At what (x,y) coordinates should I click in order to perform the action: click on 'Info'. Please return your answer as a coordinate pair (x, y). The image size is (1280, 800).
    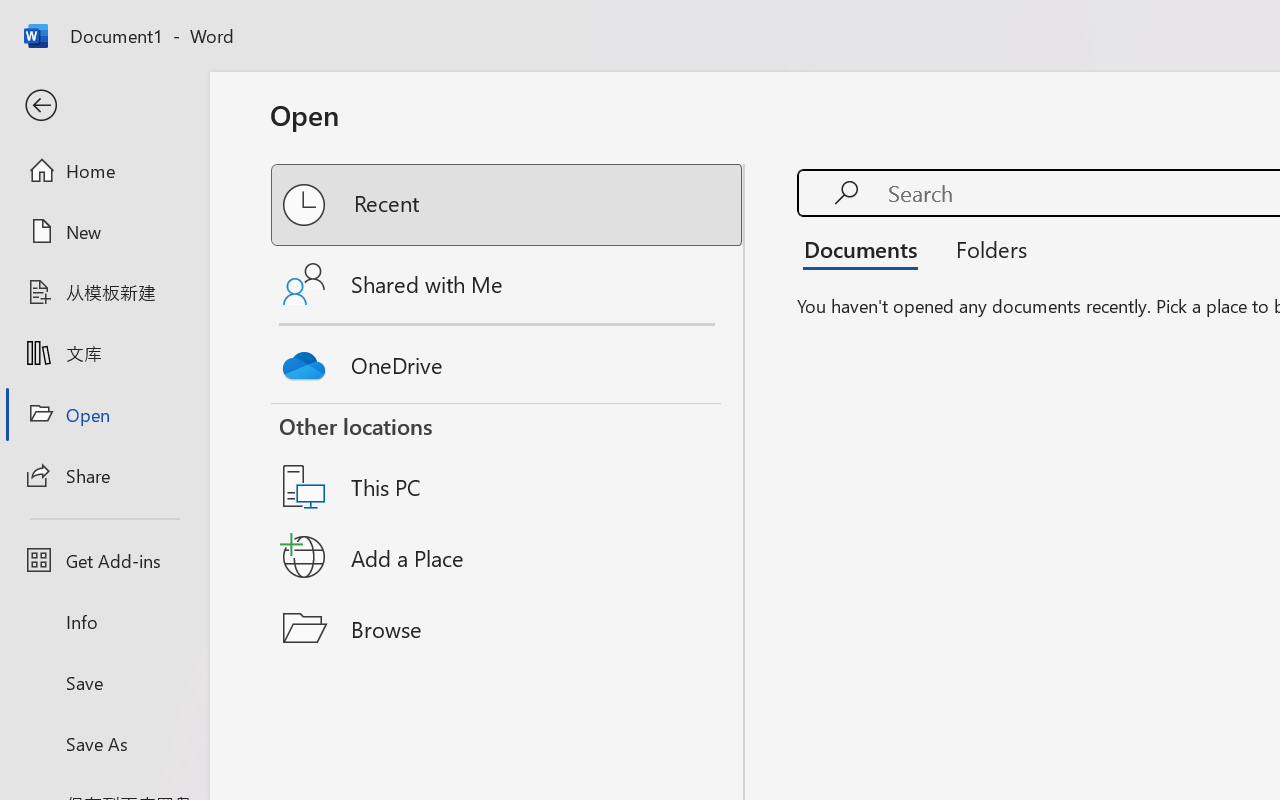
    Looking at the image, I should click on (103, 621).